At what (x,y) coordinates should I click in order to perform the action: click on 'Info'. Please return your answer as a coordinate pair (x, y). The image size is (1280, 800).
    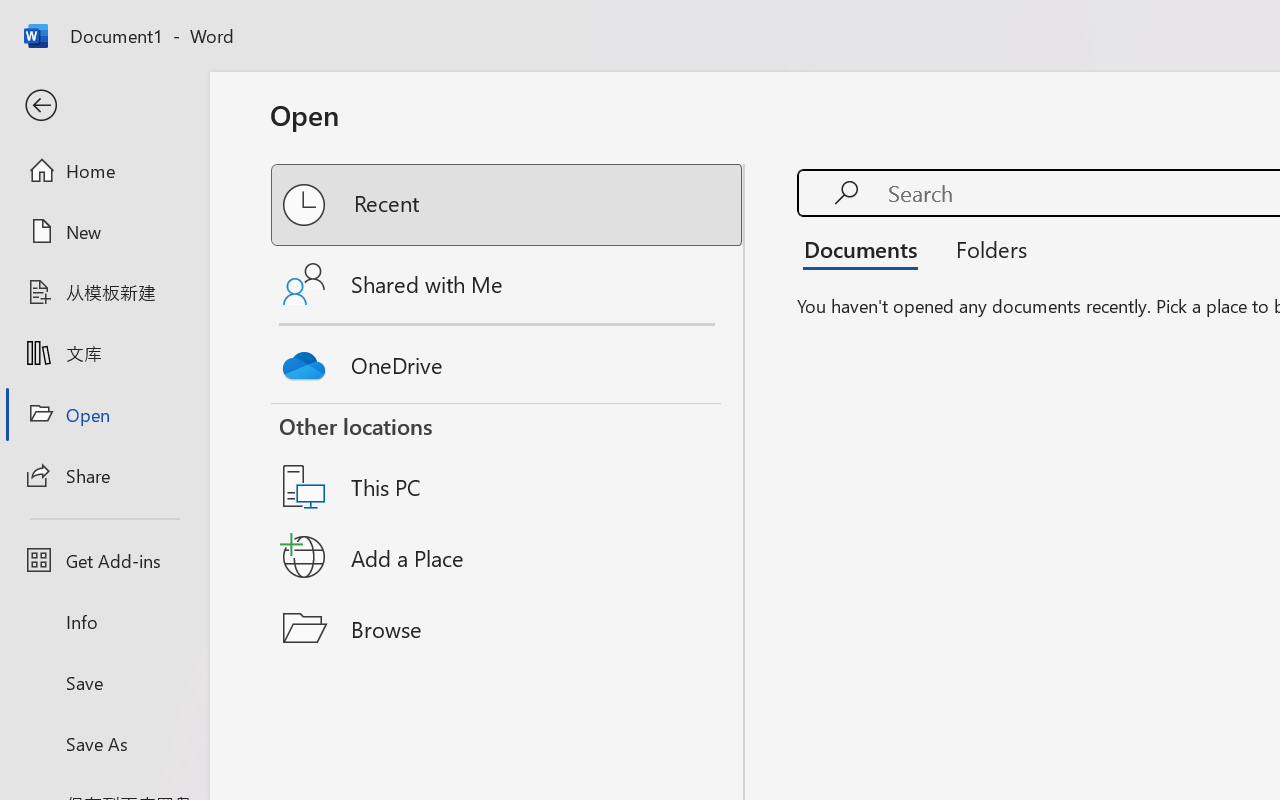
    Looking at the image, I should click on (103, 621).